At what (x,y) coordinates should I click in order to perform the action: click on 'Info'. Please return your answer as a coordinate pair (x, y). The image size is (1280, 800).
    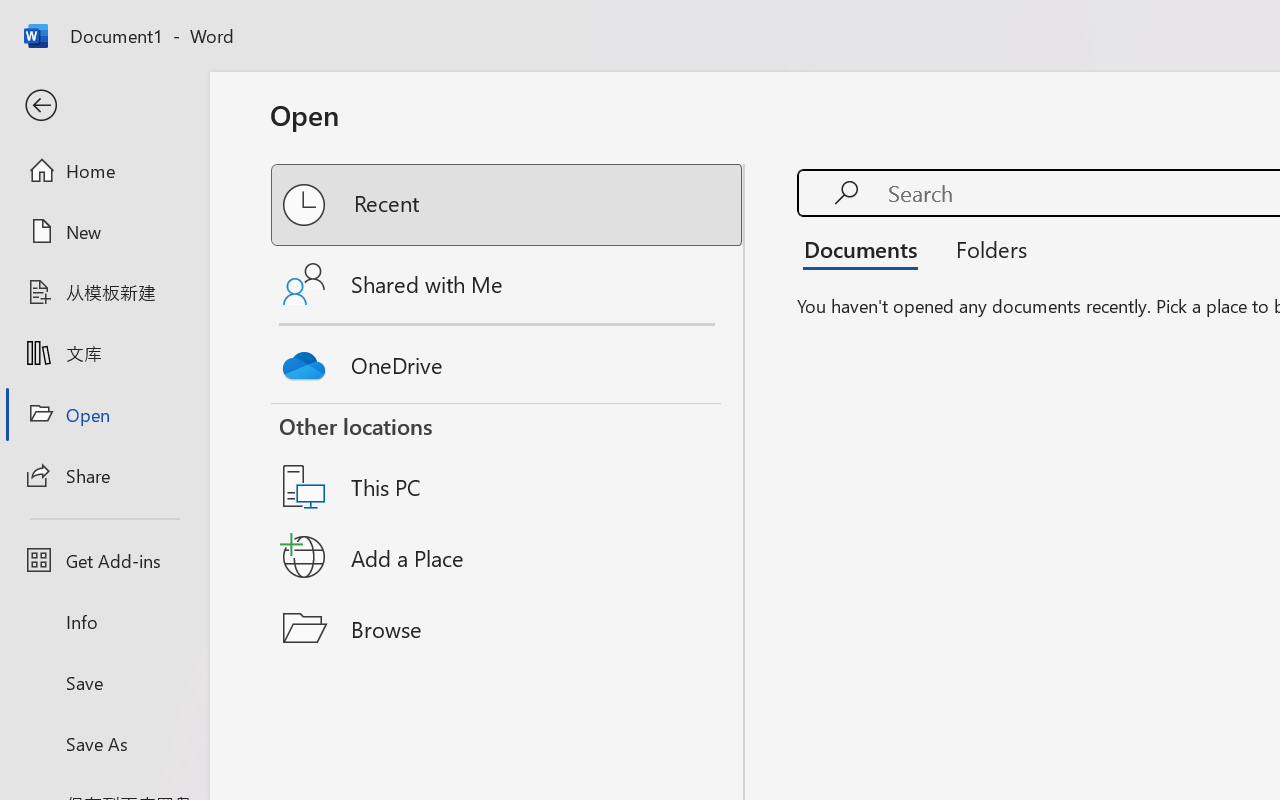
    Looking at the image, I should click on (103, 621).